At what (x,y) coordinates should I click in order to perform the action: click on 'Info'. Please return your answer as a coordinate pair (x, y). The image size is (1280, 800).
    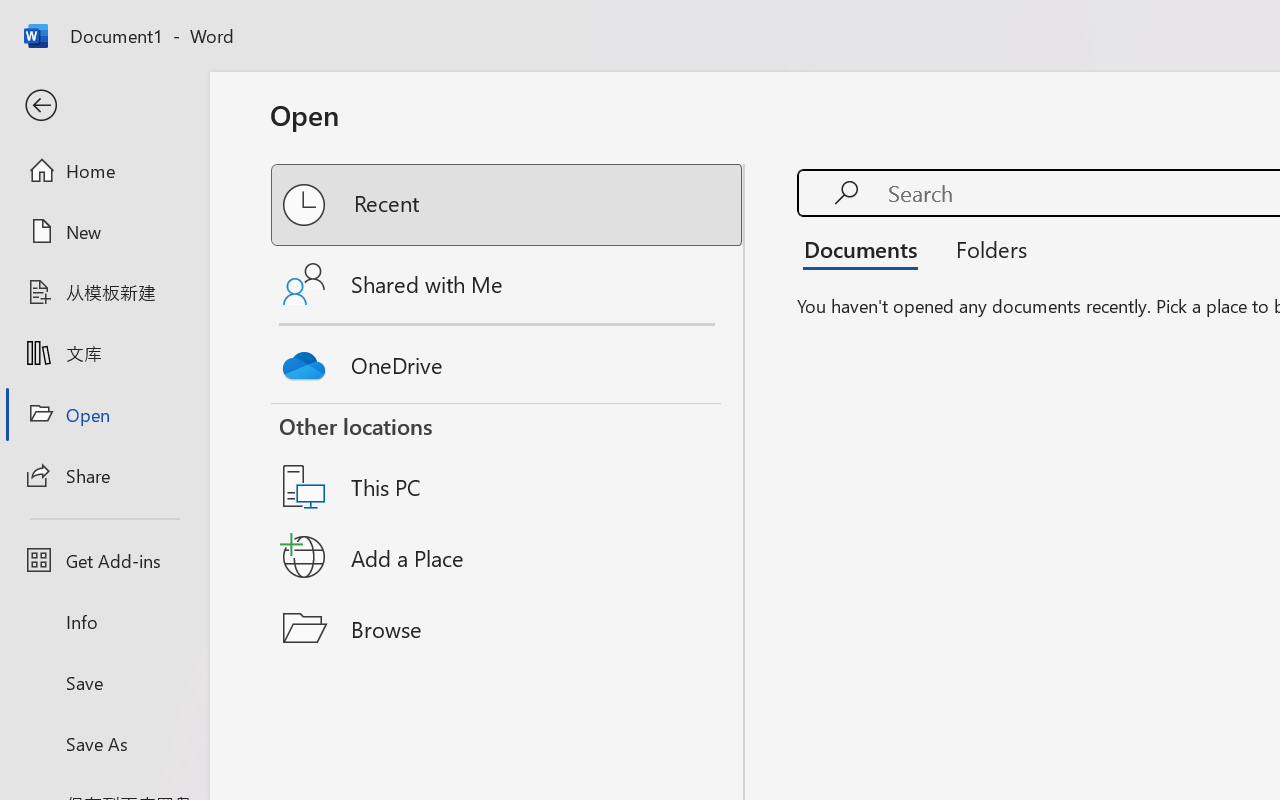
    Looking at the image, I should click on (103, 621).